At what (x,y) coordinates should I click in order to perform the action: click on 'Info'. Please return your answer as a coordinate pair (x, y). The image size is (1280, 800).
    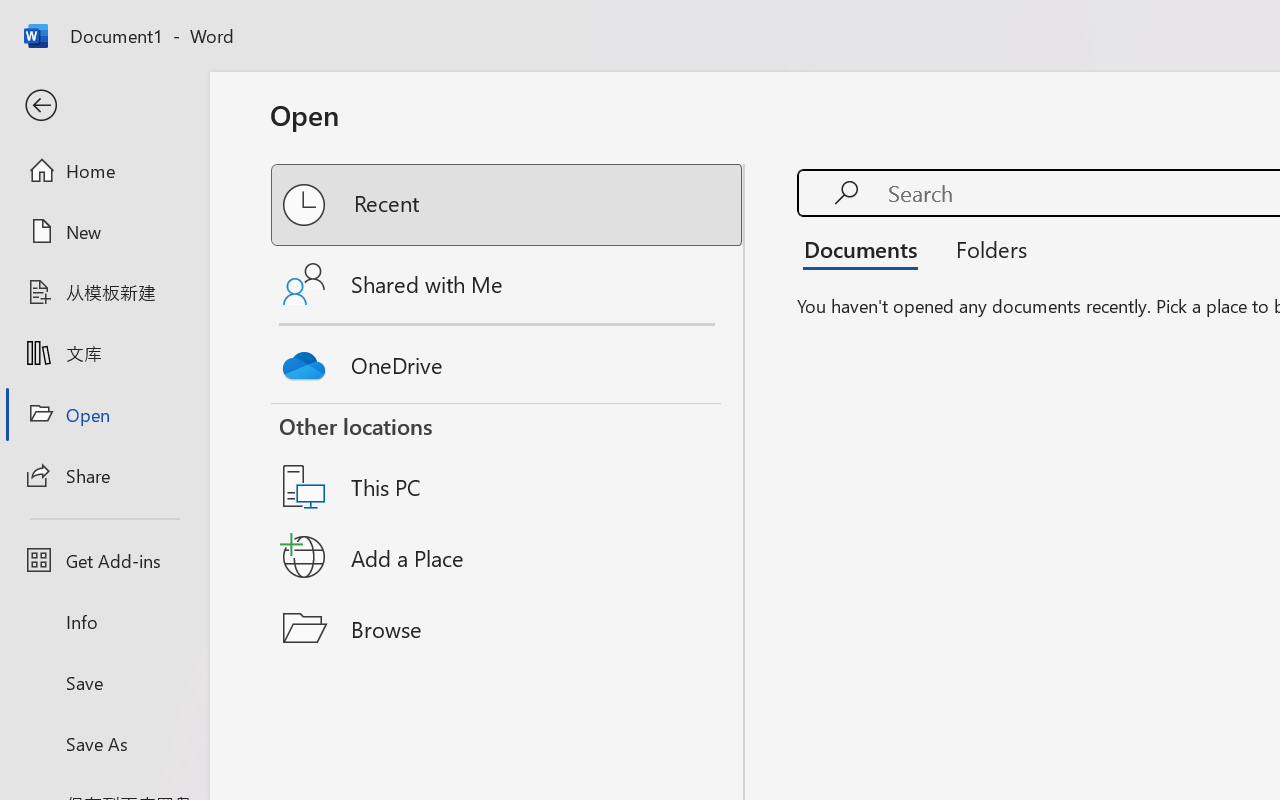
    Looking at the image, I should click on (103, 621).